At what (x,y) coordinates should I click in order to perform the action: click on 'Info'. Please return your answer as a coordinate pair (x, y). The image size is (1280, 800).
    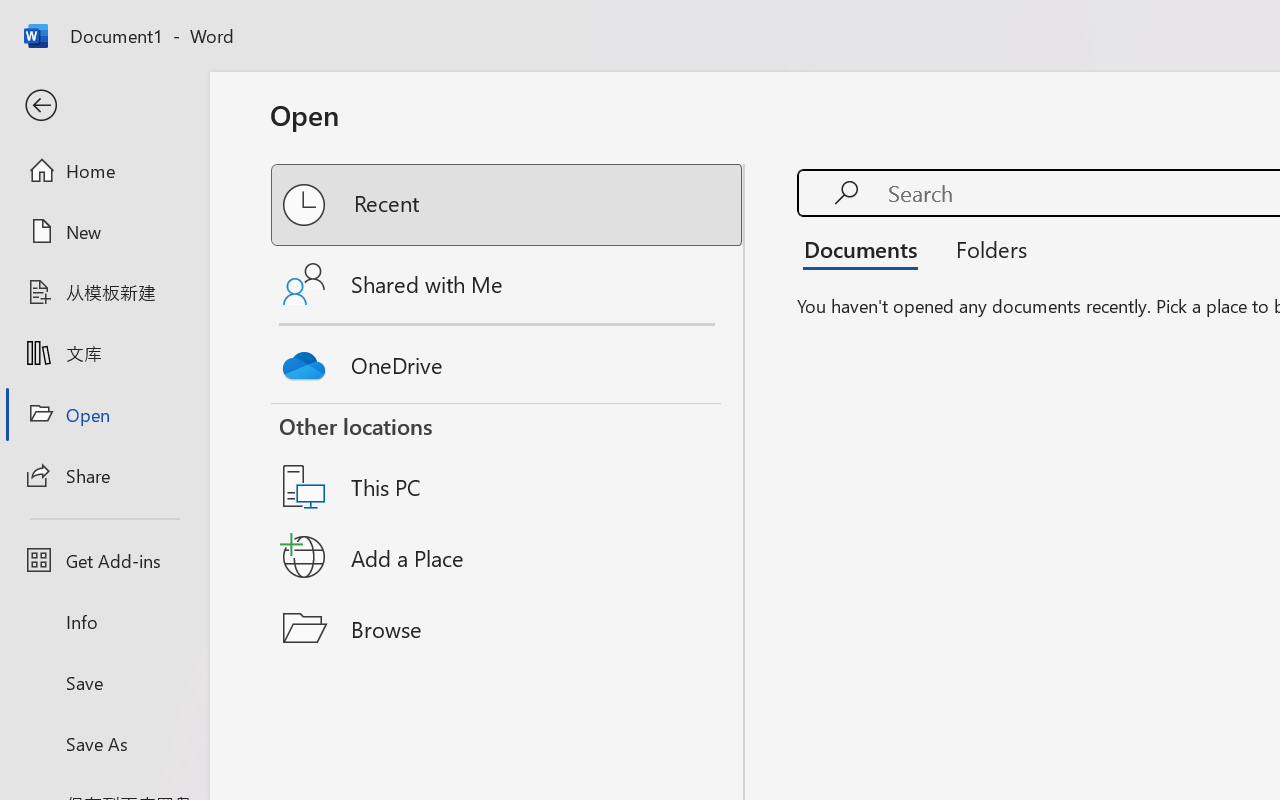
    Looking at the image, I should click on (103, 621).